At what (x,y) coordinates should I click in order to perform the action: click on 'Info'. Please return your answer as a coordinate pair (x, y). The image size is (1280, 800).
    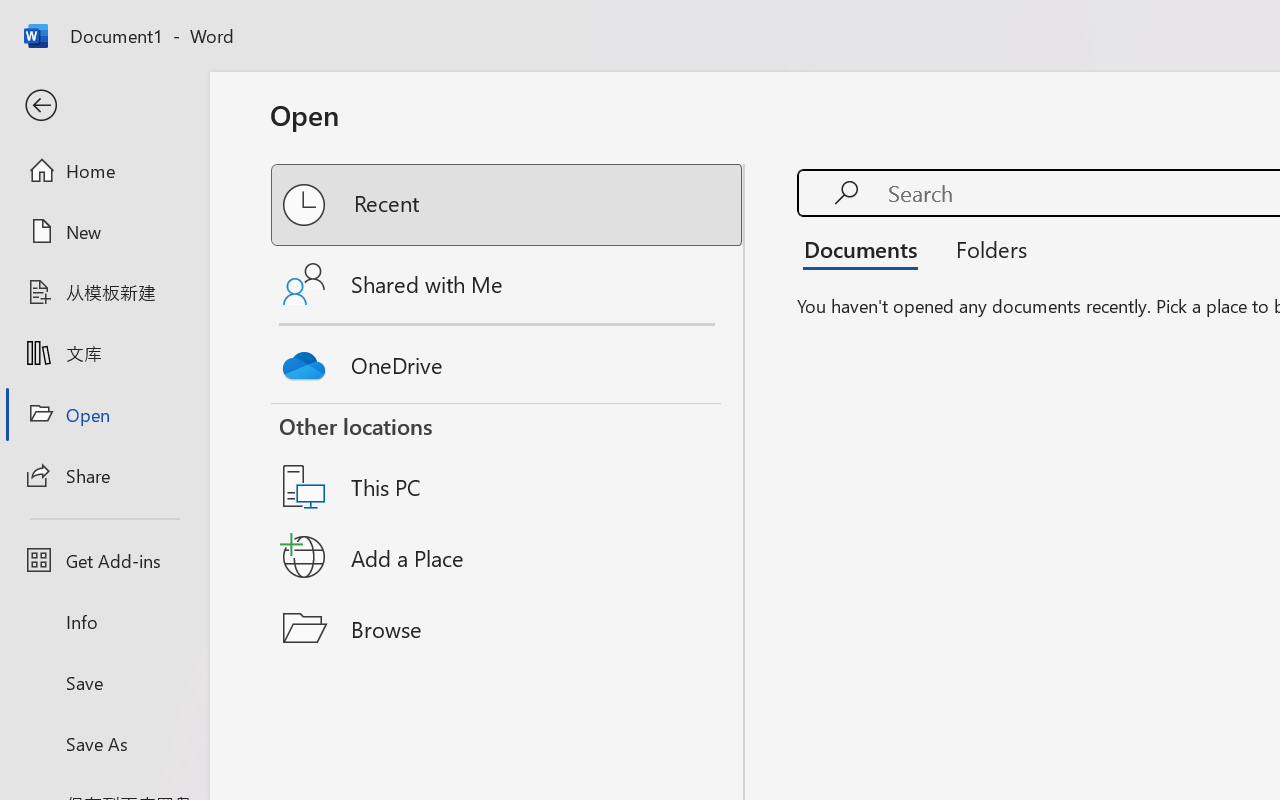
    Looking at the image, I should click on (103, 621).